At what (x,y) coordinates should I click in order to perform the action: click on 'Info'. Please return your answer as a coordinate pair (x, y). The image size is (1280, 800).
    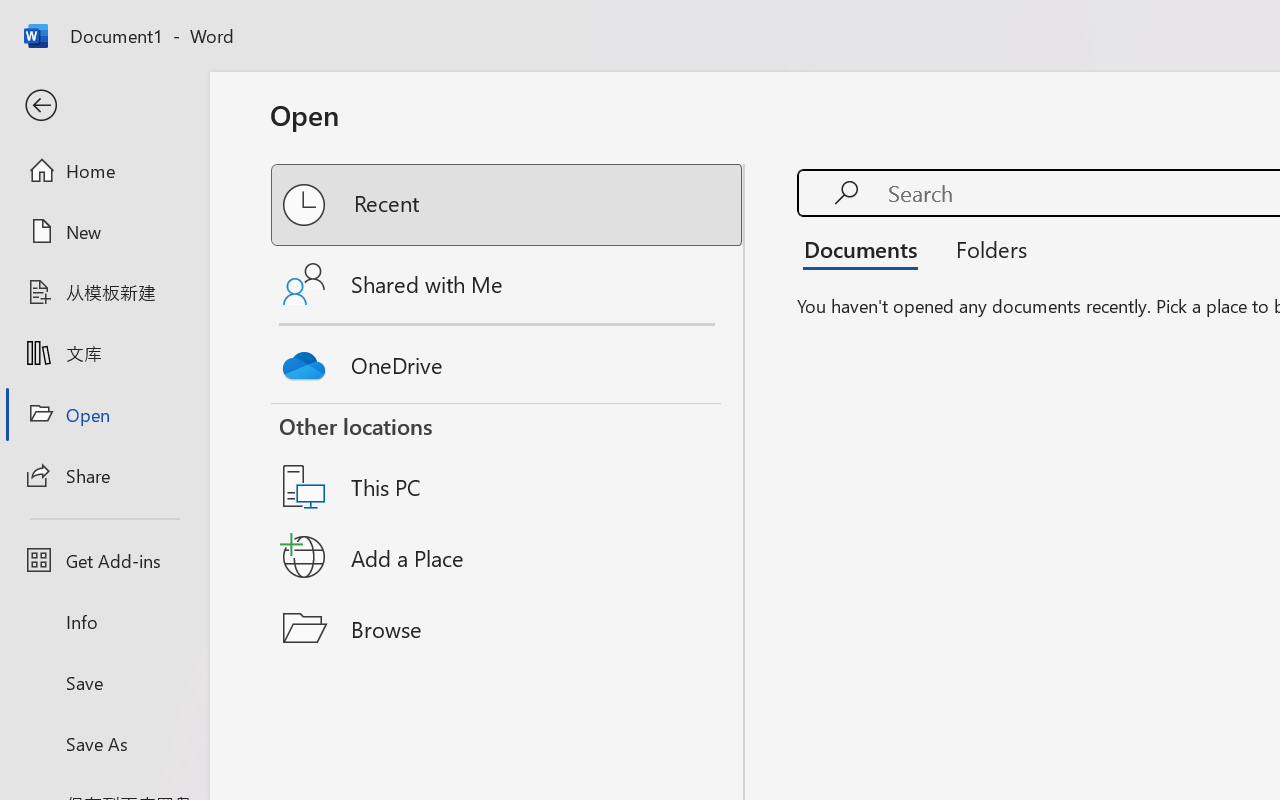
    Looking at the image, I should click on (103, 621).